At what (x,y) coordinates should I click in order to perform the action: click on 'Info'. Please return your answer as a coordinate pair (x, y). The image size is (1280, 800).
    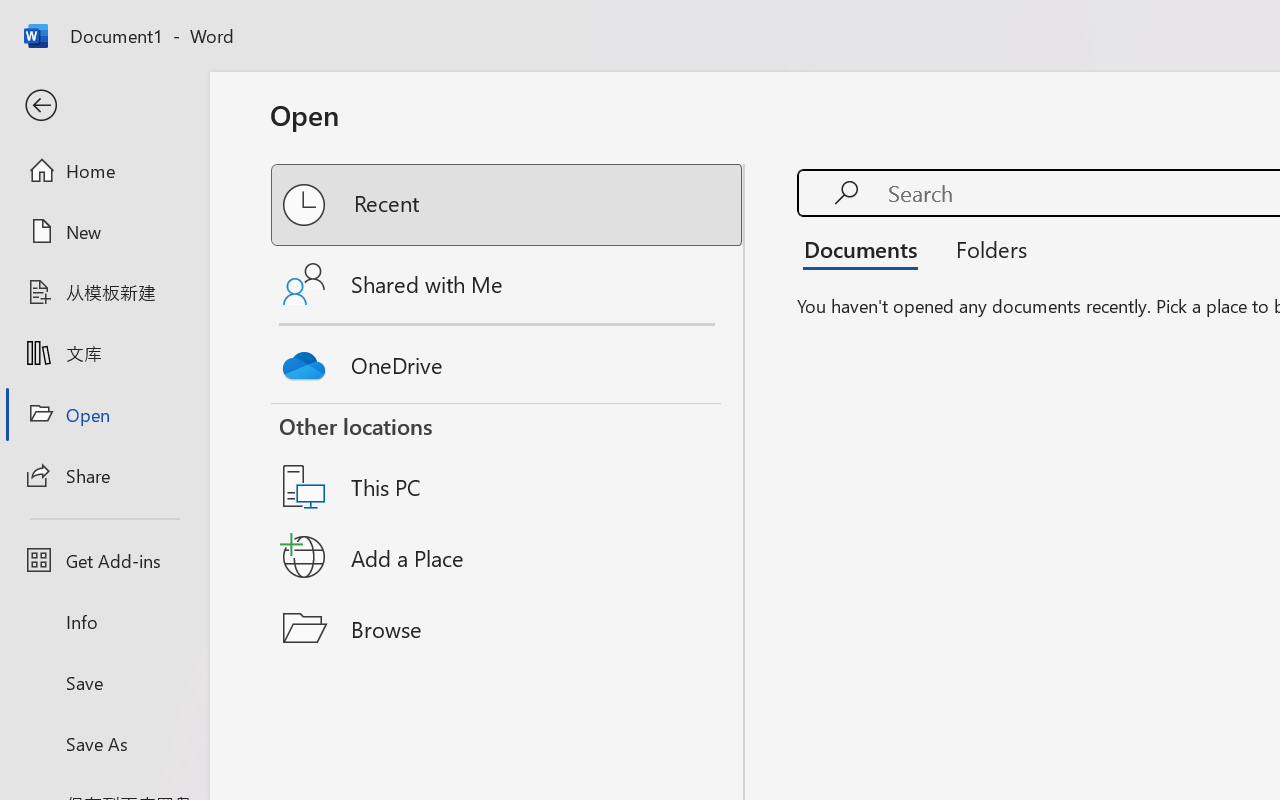
    Looking at the image, I should click on (103, 621).